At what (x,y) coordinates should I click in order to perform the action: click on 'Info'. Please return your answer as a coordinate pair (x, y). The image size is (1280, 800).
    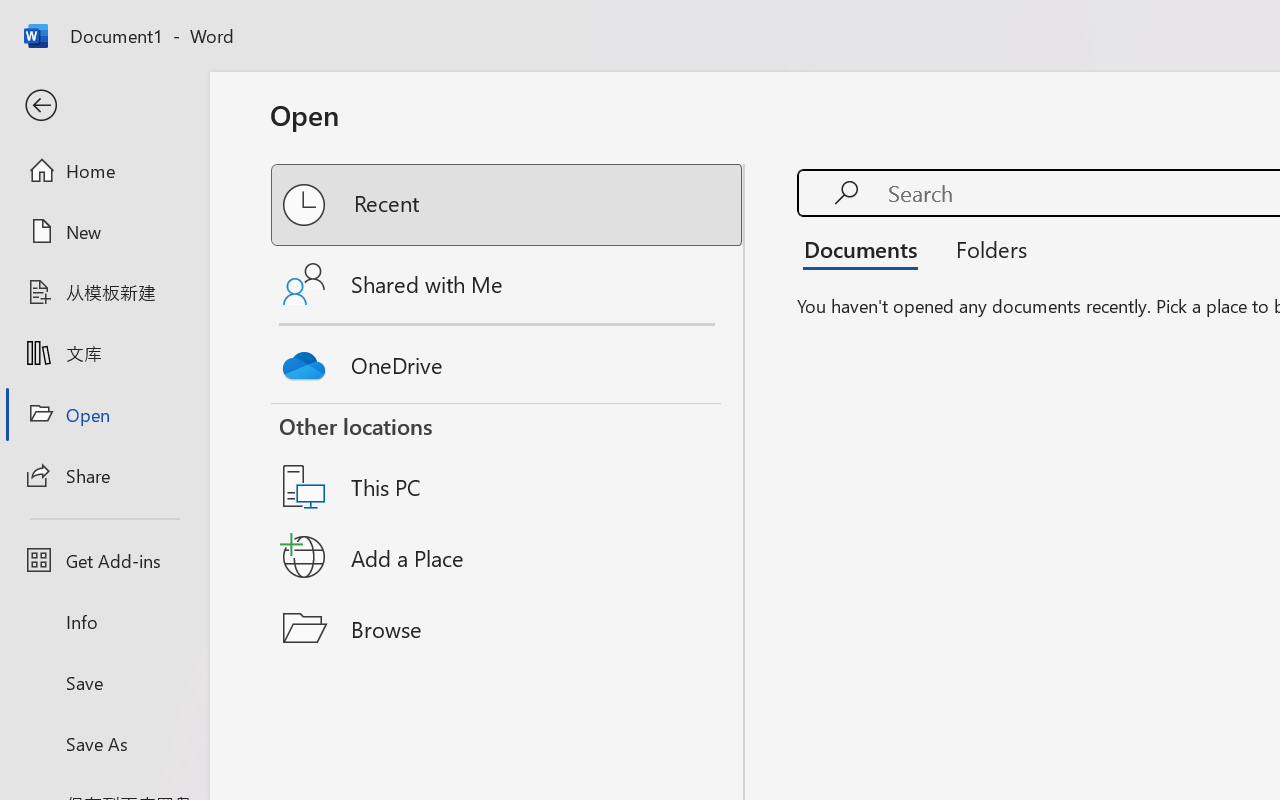
    Looking at the image, I should click on (103, 621).